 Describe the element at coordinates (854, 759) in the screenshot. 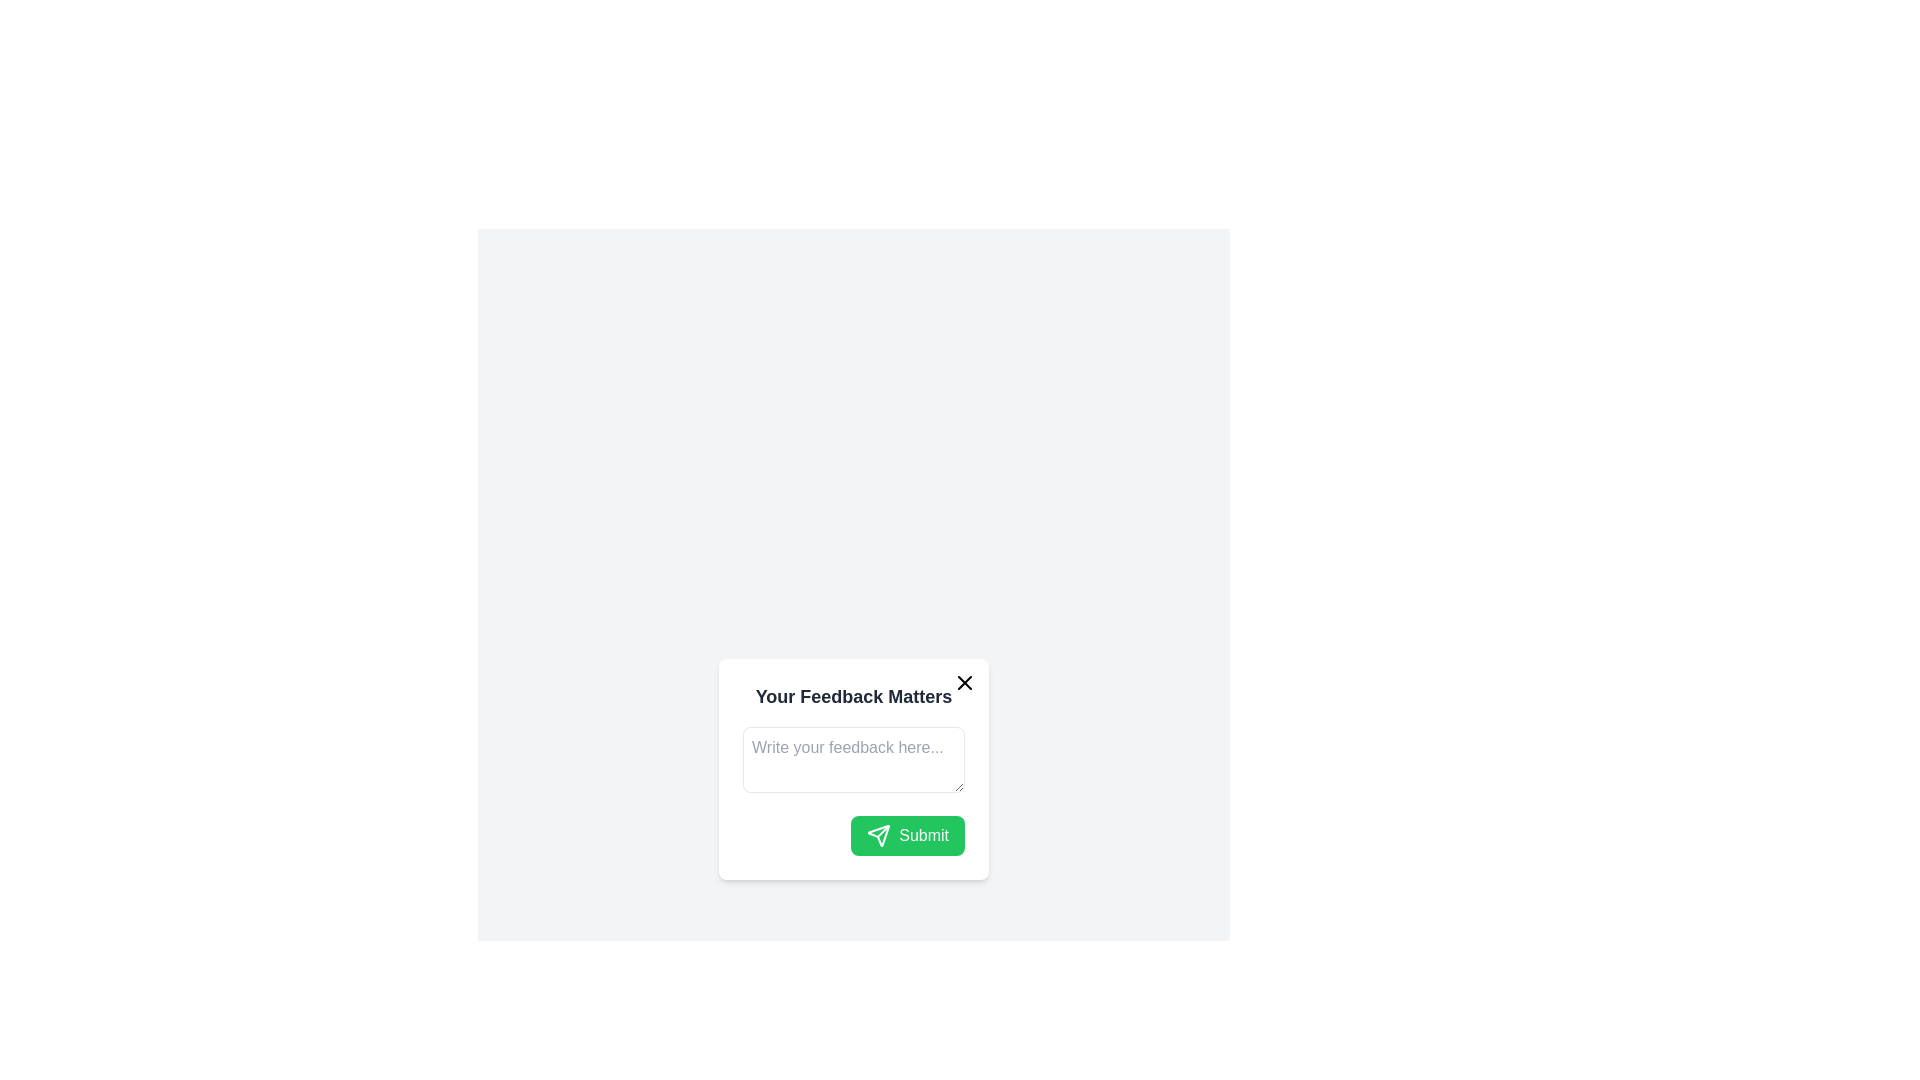

I see `text within the feedback text input area located in the modal 'Your Feedback Matters', which is positioned centrally below the header text and above the green submit button` at that location.